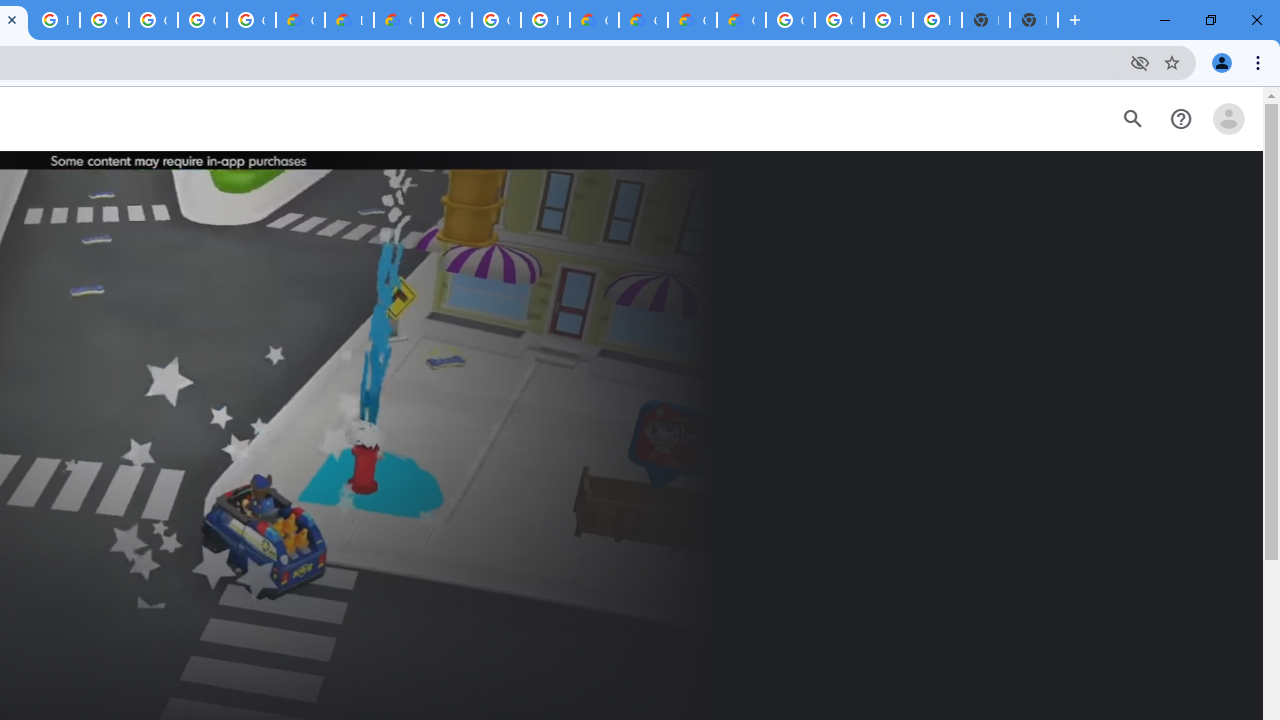 The width and height of the screenshot is (1280, 720). Describe the element at coordinates (299, 20) in the screenshot. I see `'Customer Care | Google Cloud'` at that location.